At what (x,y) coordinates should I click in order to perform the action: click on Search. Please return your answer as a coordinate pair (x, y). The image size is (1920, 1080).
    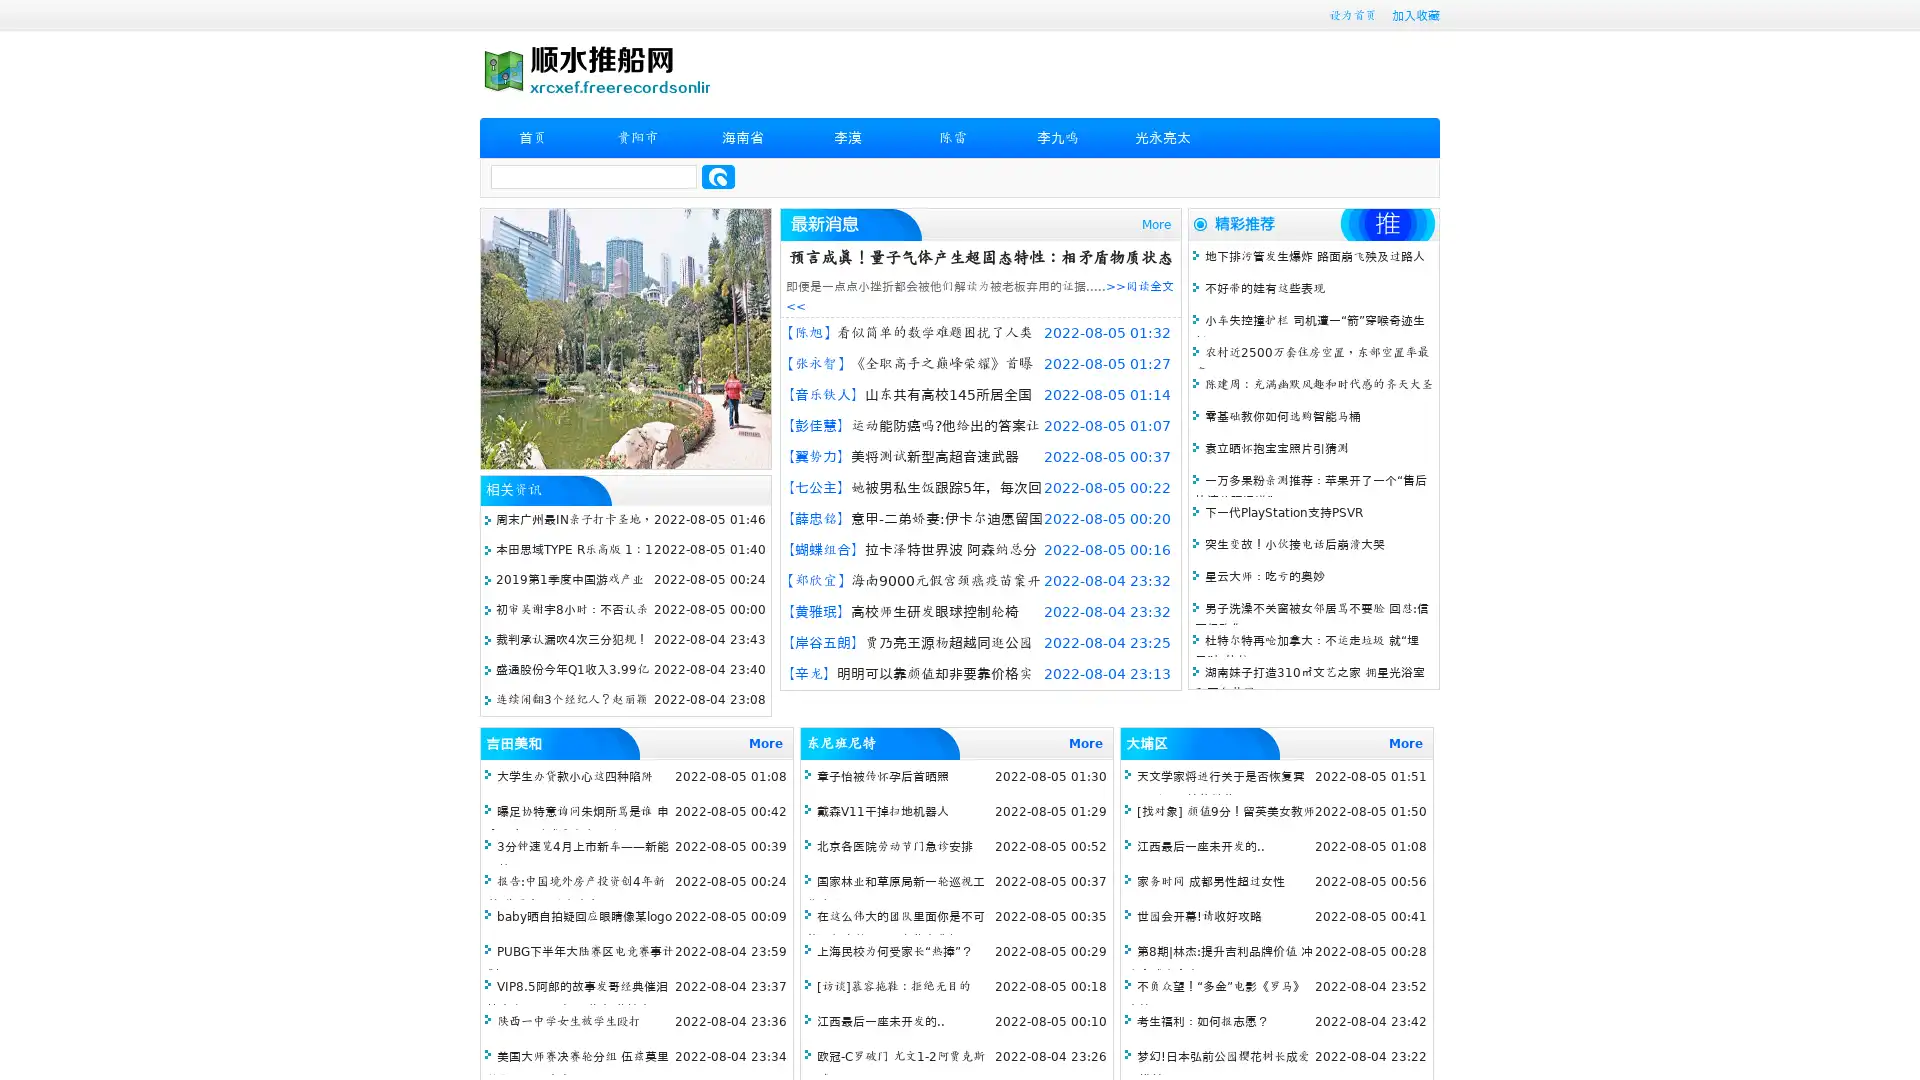
    Looking at the image, I should click on (718, 176).